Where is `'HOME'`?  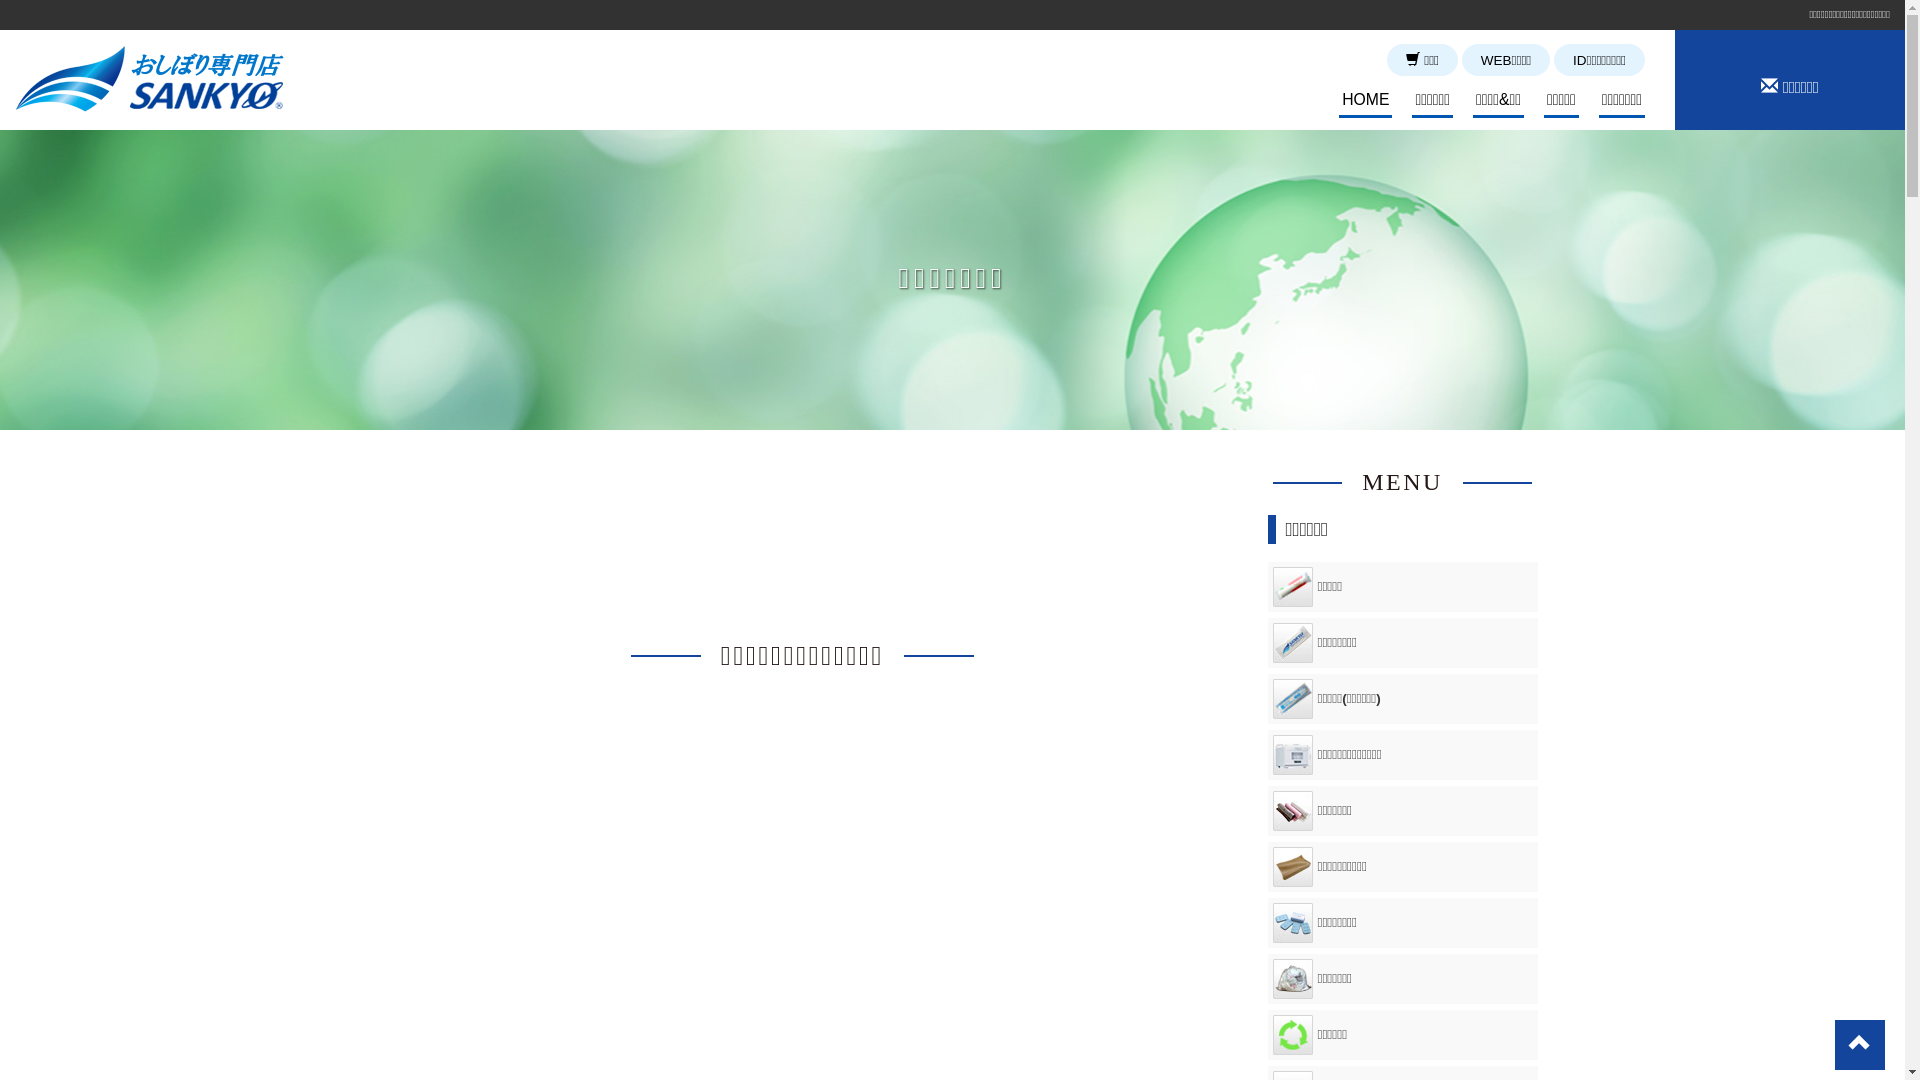 'HOME' is located at coordinates (1339, 101).